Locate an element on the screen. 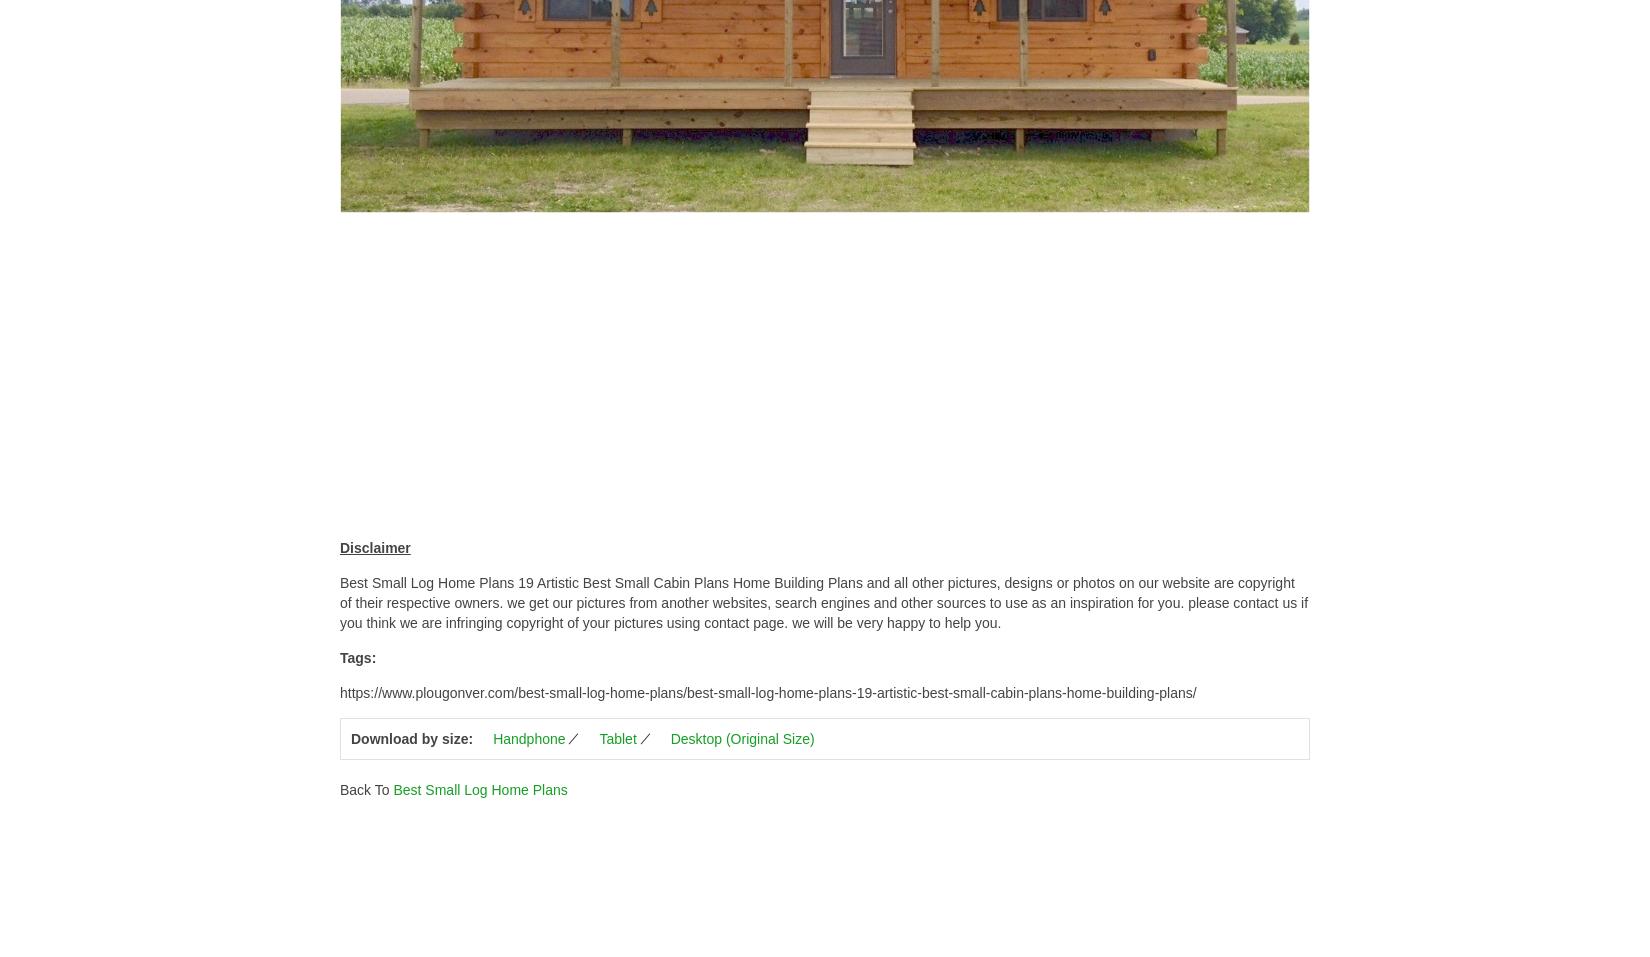  'Download by size:' is located at coordinates (412, 738).